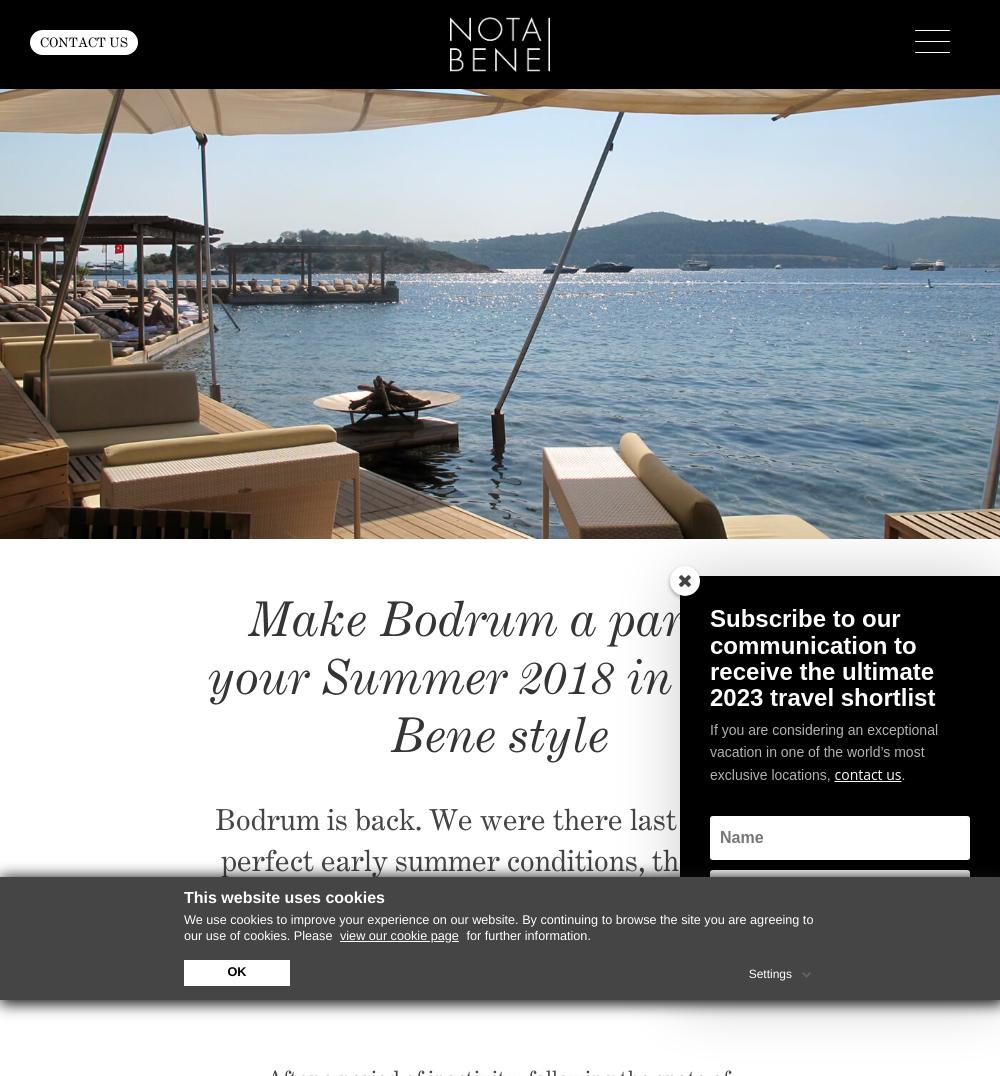 The image size is (1000, 1076). What do you see at coordinates (821, 656) in the screenshot?
I see `'Subscribe to our communication to receive the ultimate 2023 travel shortlist'` at bounding box center [821, 656].